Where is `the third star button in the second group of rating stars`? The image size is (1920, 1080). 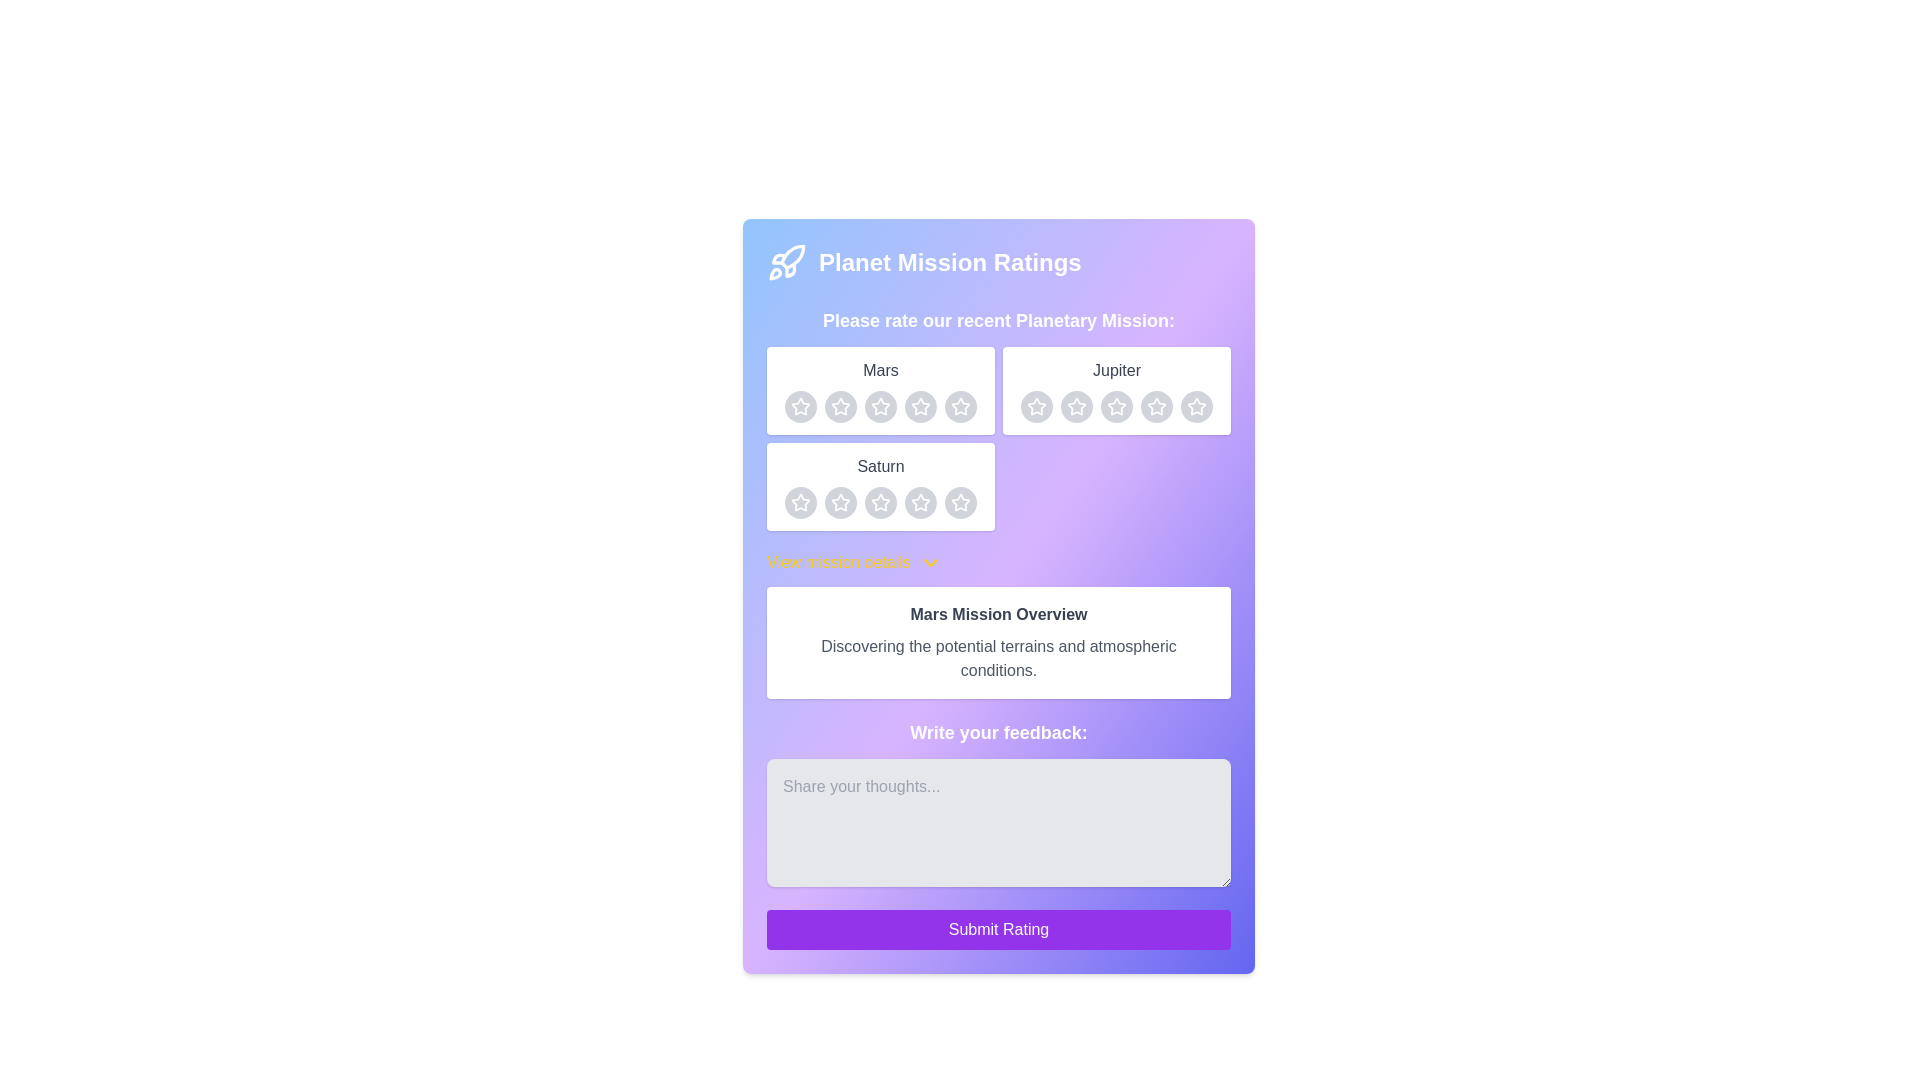
the third star button in the second group of rating stars is located at coordinates (1116, 406).